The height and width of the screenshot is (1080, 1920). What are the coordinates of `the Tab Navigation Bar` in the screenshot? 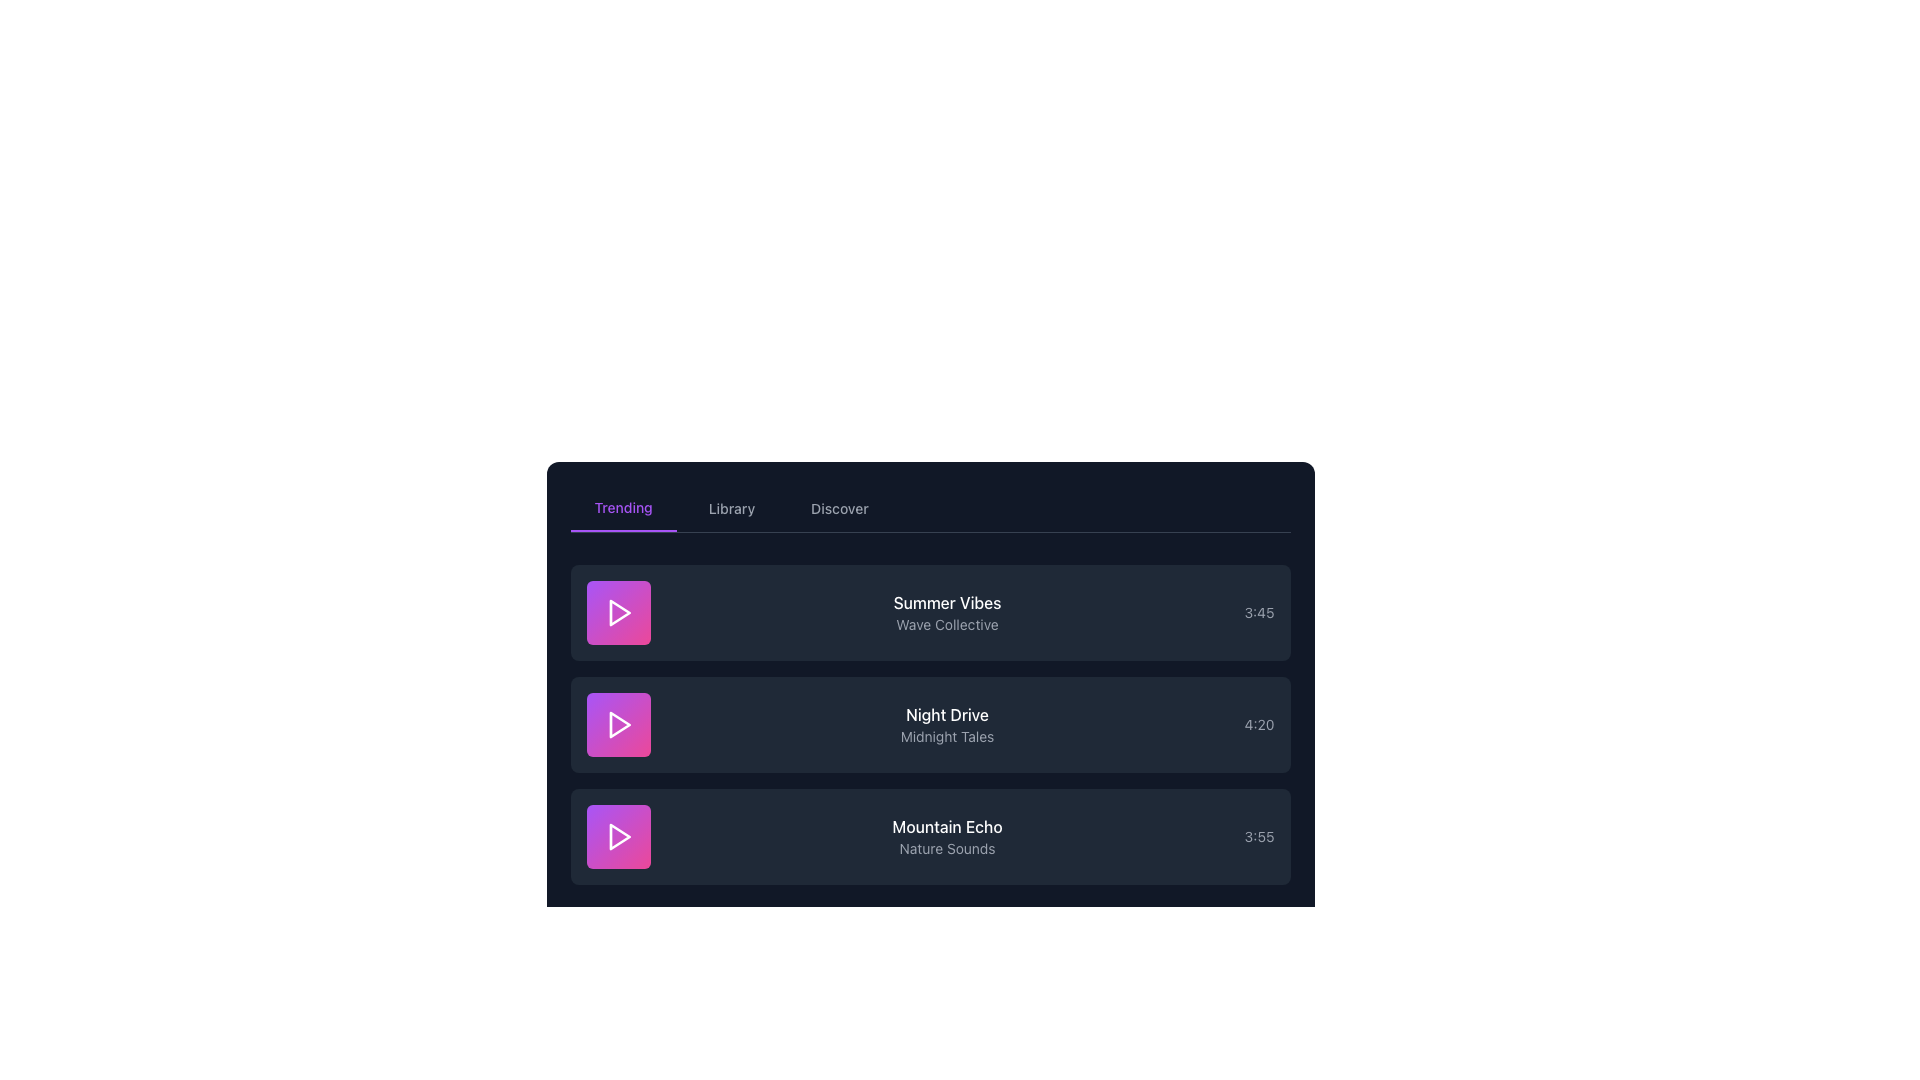 It's located at (929, 508).